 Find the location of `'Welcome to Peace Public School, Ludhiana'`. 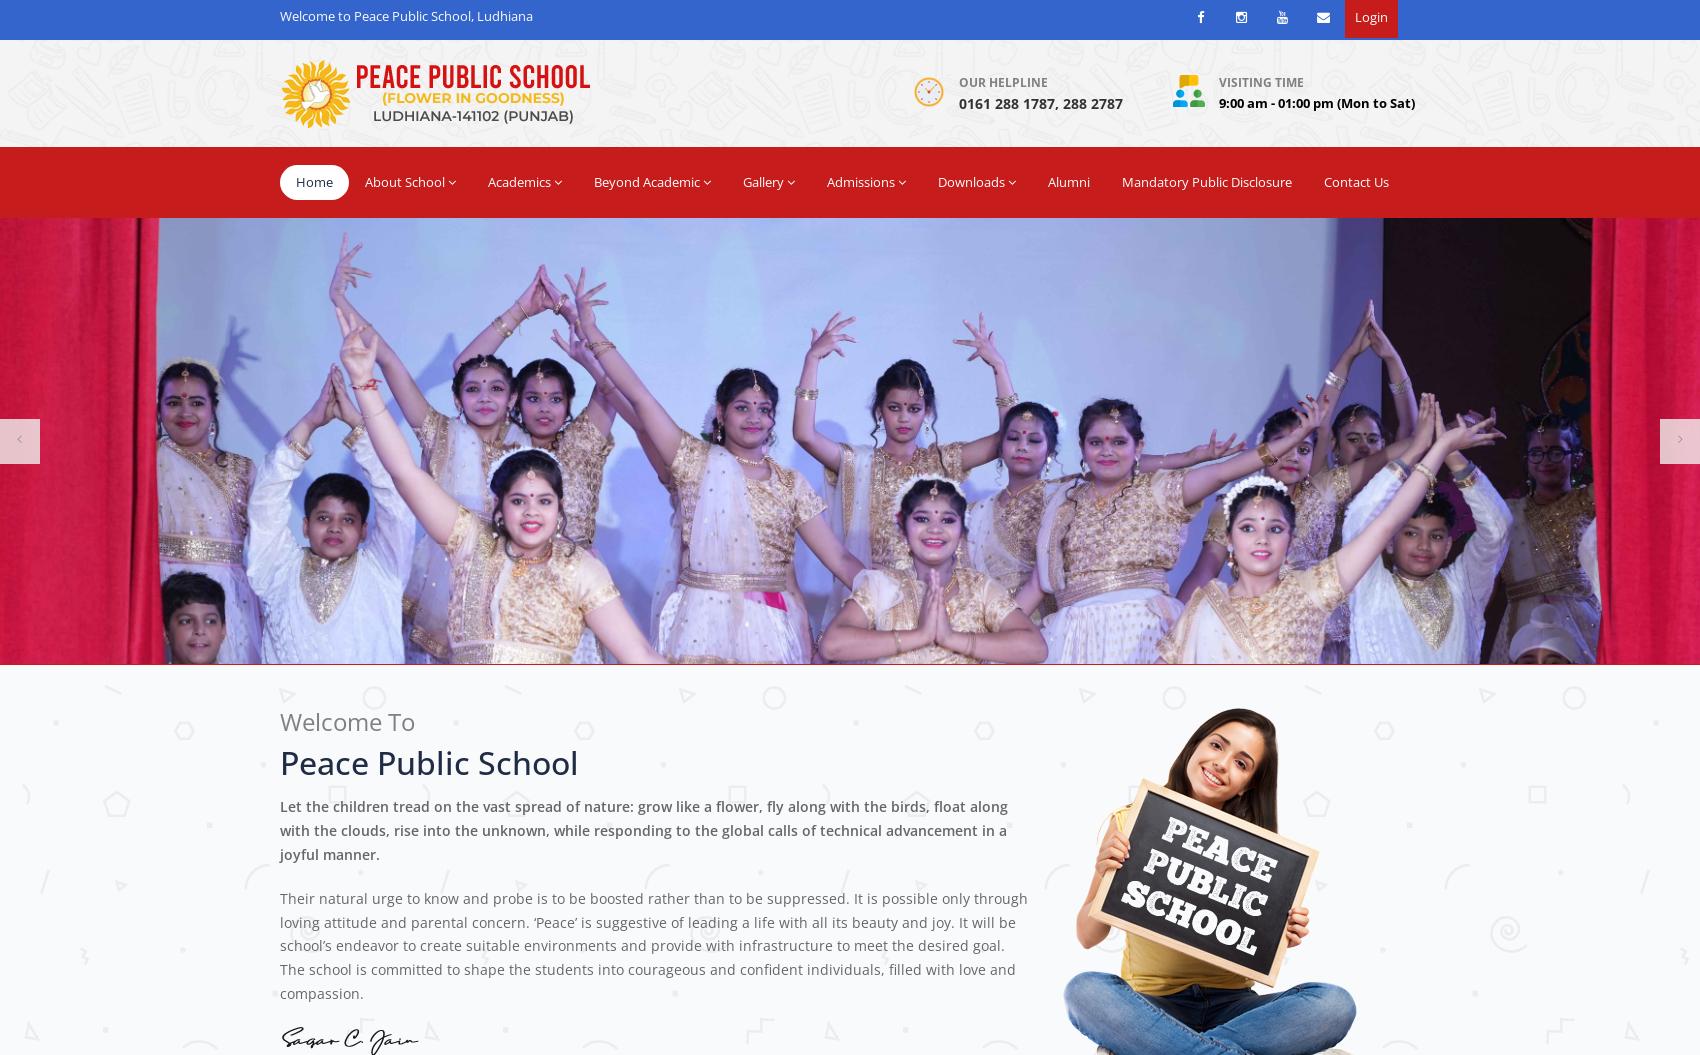

'Welcome to Peace Public School, Ludhiana' is located at coordinates (279, 16).